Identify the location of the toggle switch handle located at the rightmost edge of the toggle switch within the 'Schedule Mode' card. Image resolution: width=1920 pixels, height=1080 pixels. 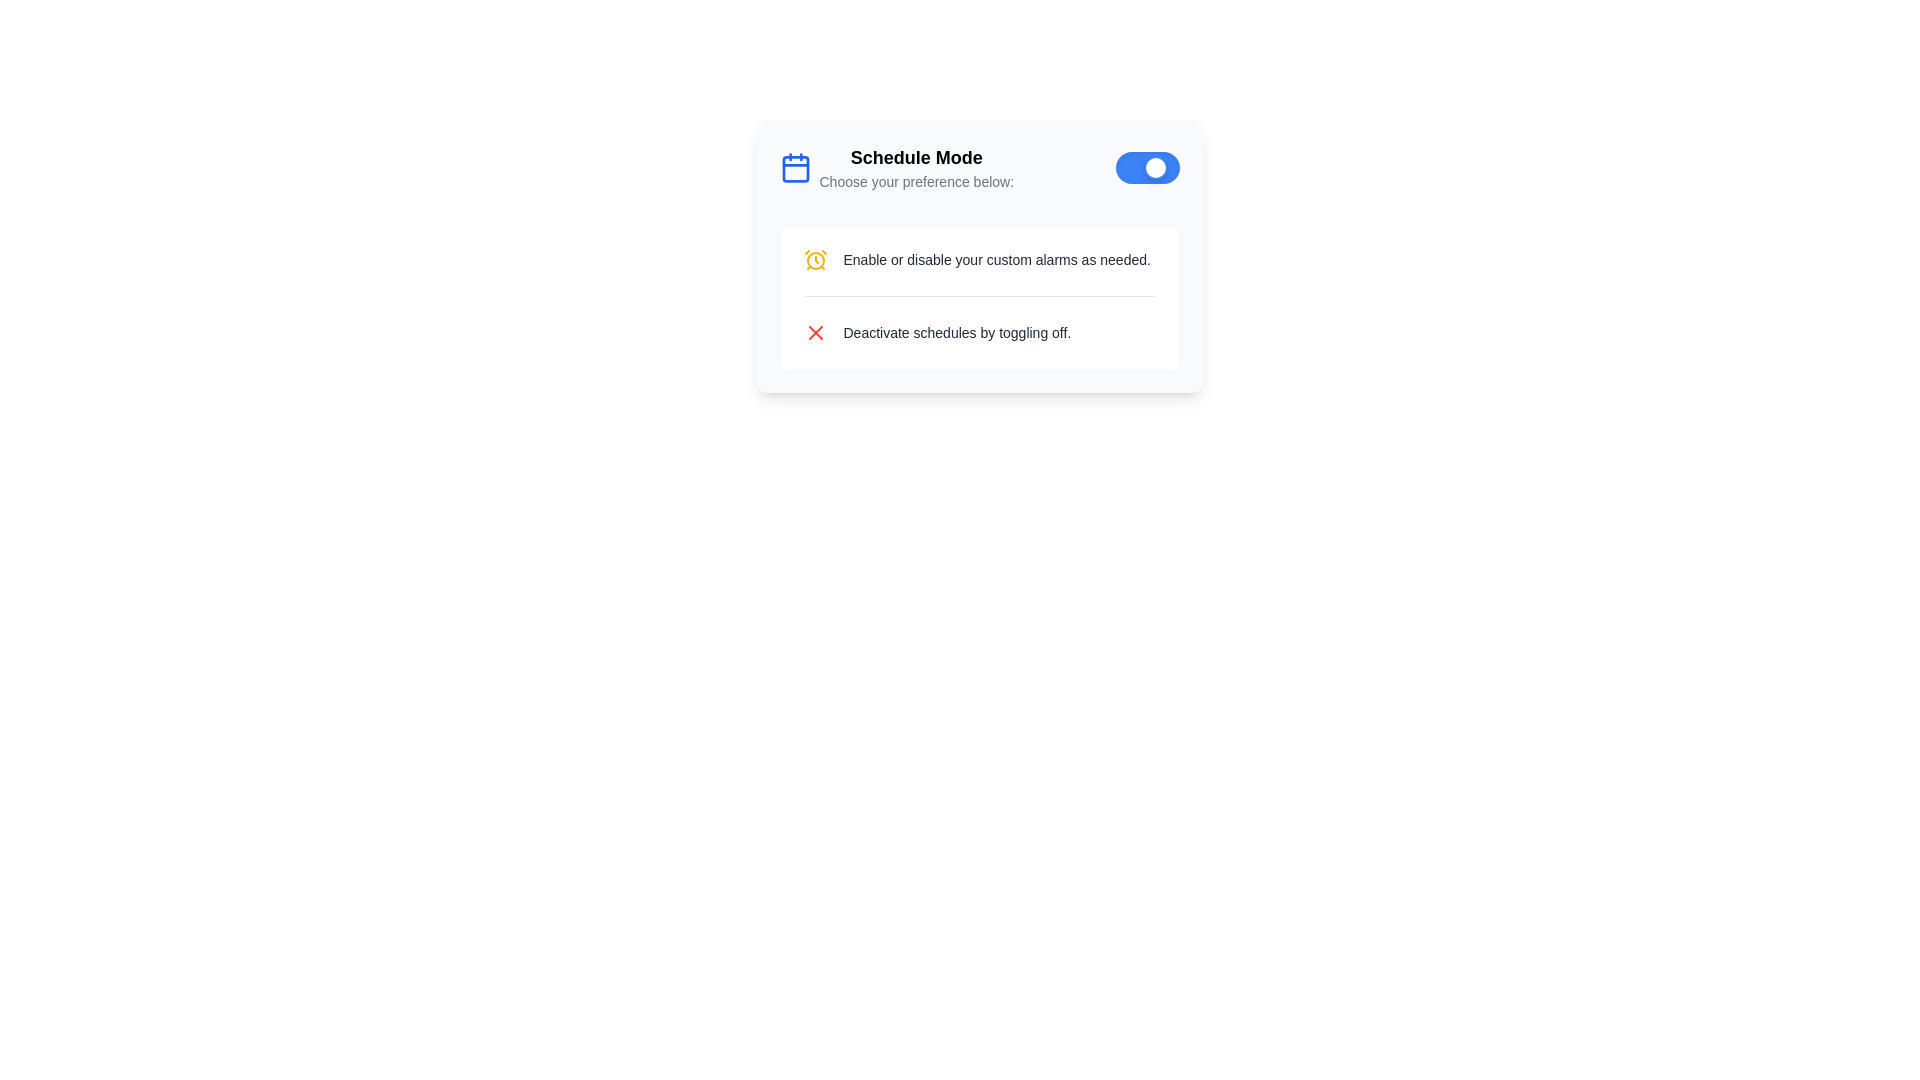
(1155, 167).